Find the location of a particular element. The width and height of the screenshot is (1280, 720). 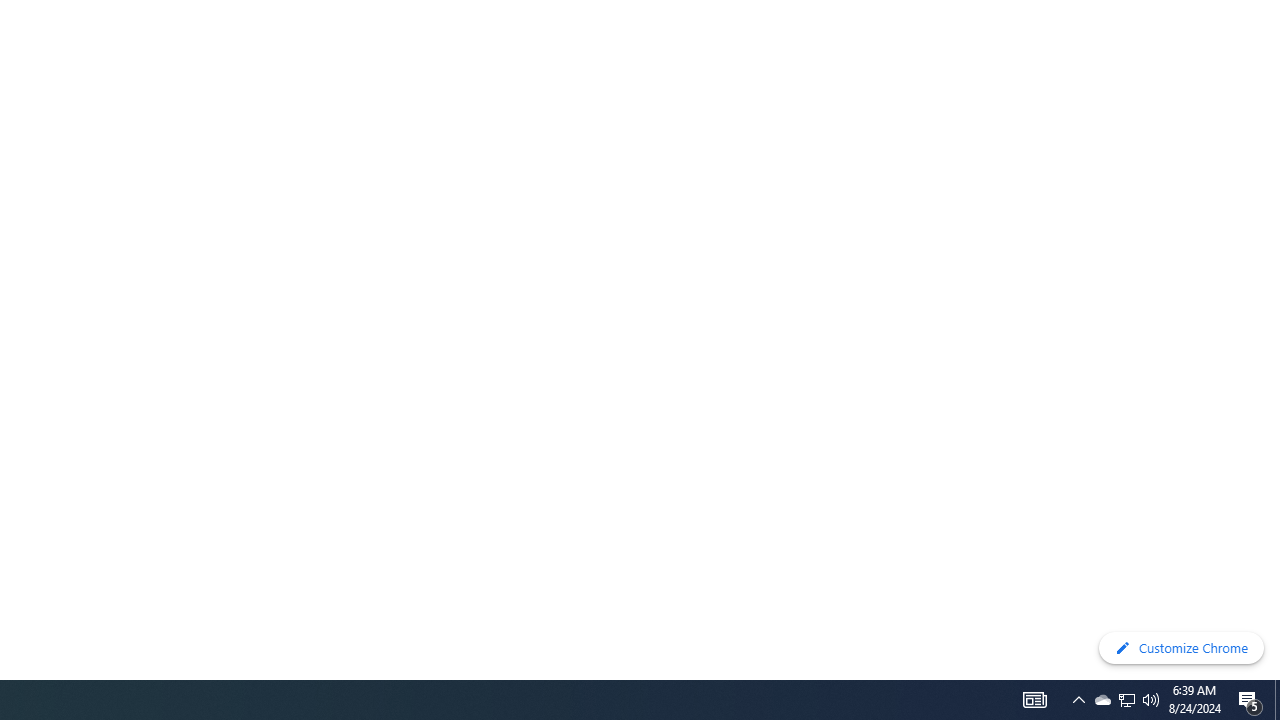

'Customize Chrome' is located at coordinates (1181, 648).